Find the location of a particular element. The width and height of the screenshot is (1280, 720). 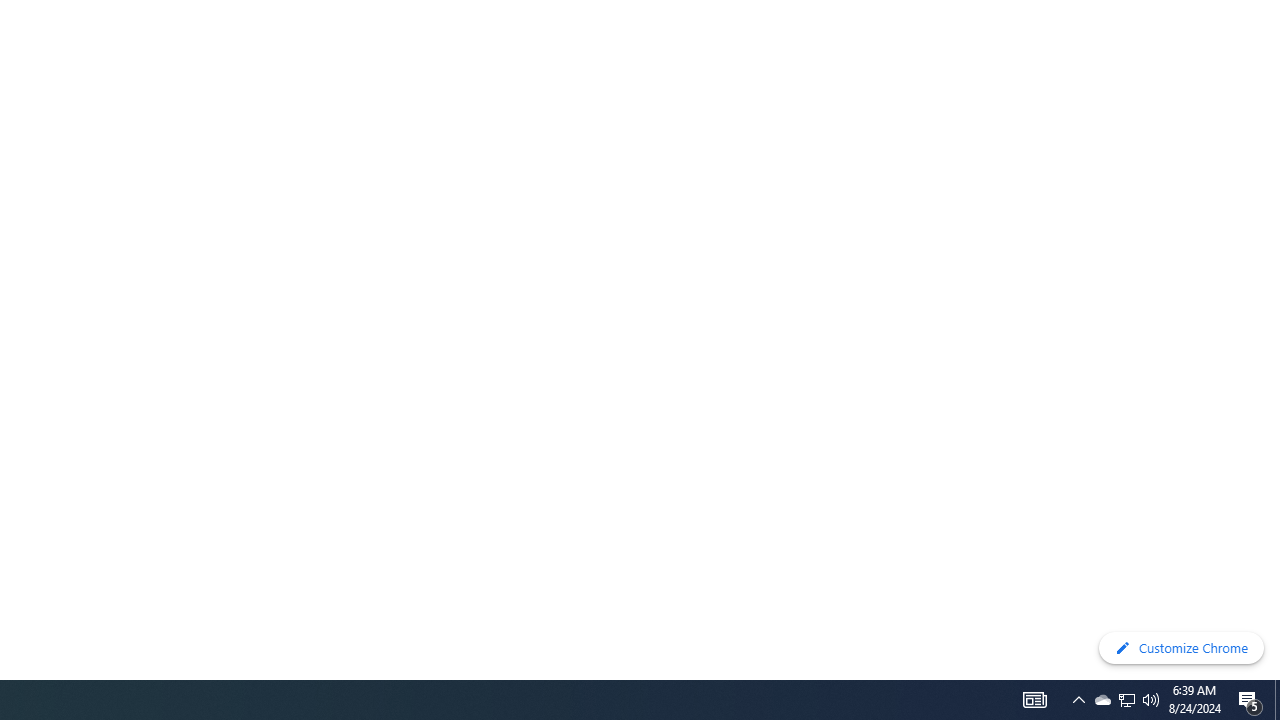

'Customize Chrome' is located at coordinates (1181, 648).